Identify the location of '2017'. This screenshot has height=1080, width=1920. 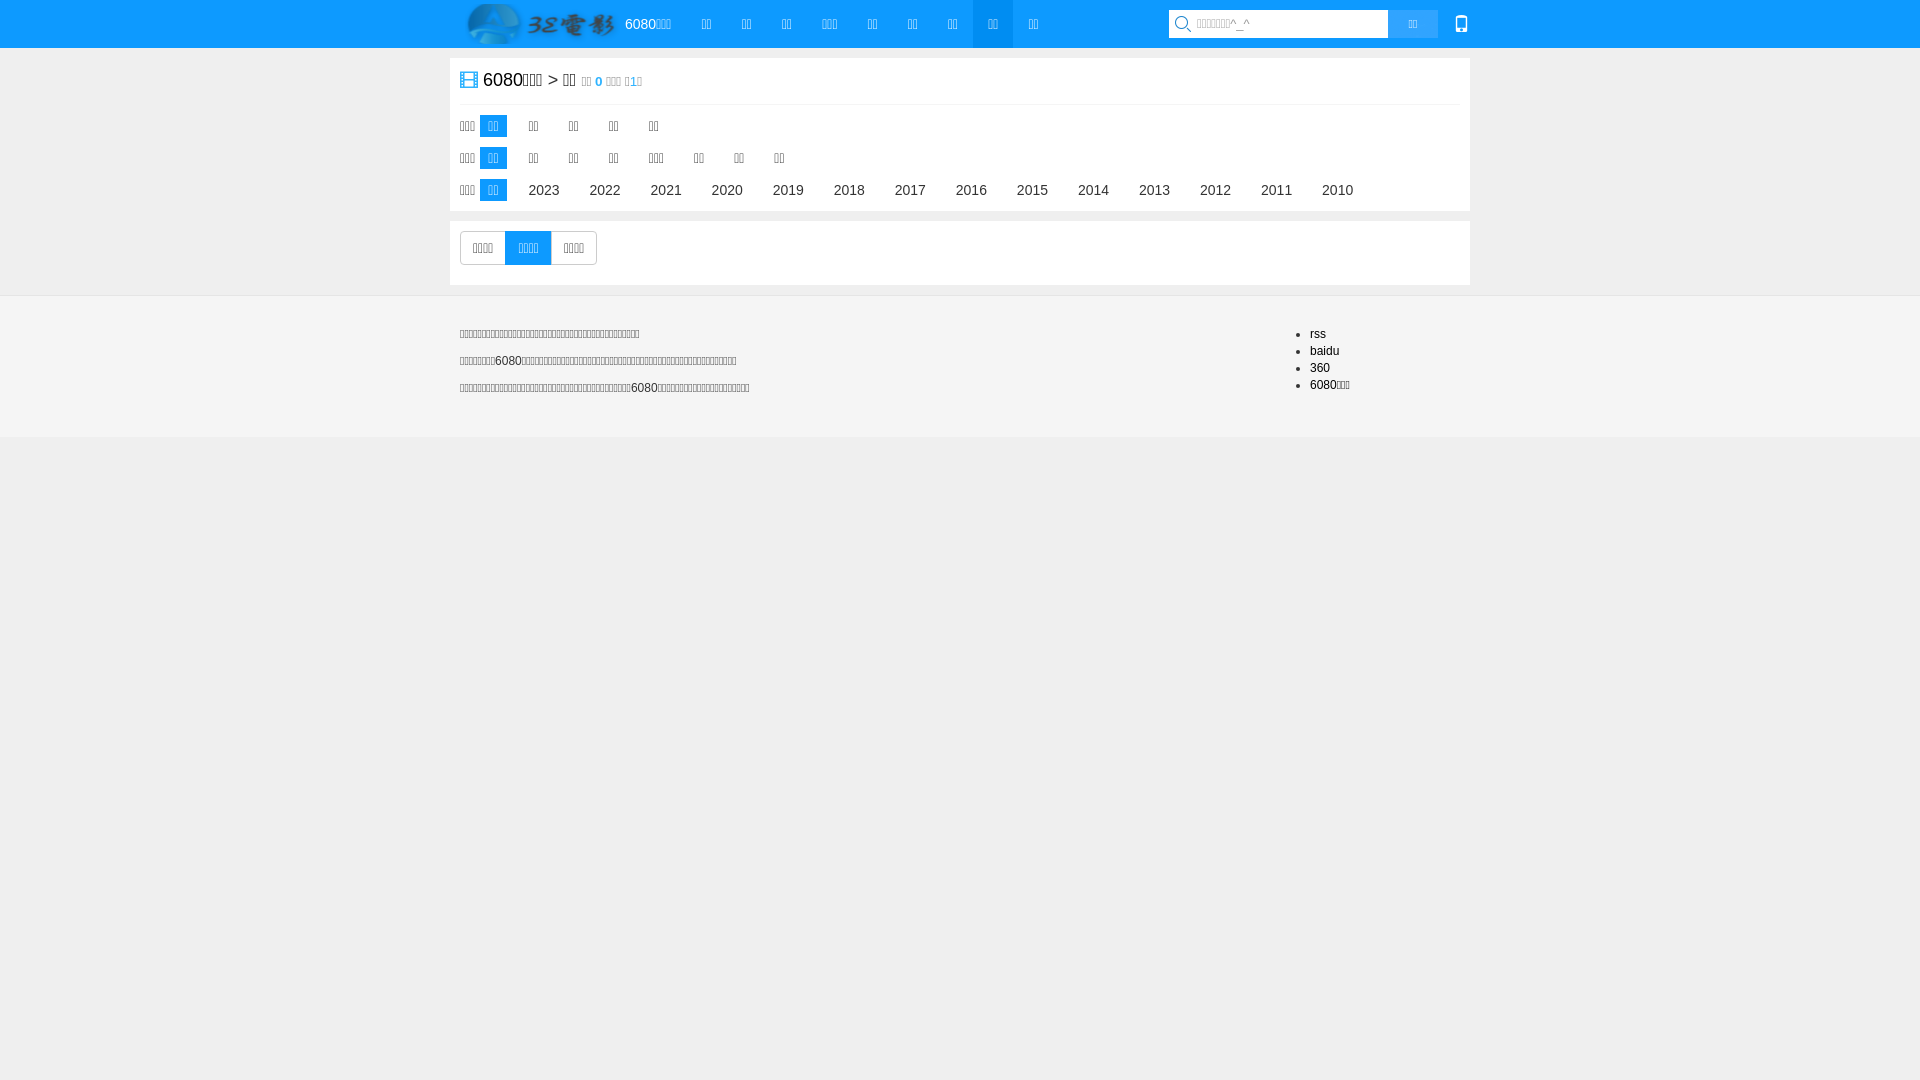
(909, 189).